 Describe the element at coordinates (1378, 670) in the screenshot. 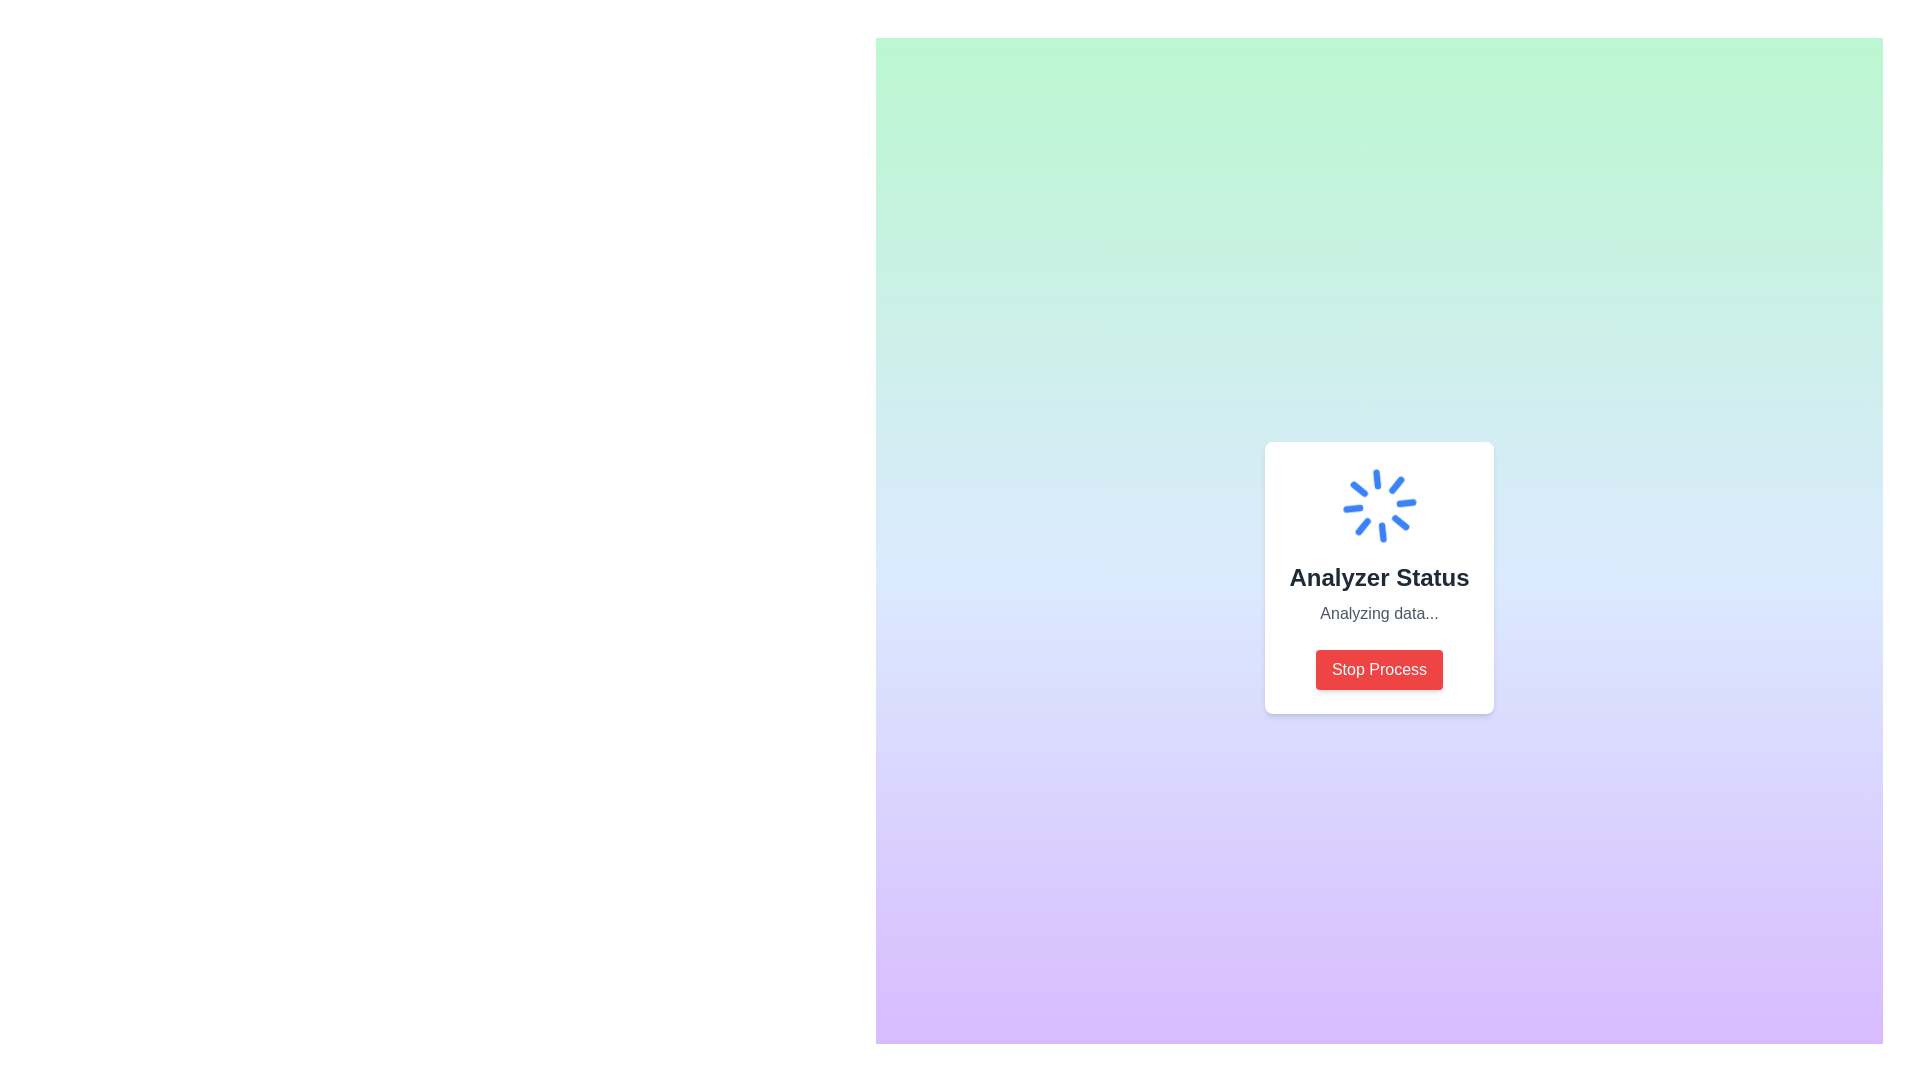

I see `the button that interrupts or ends the process related to the analyzer status, located within a white card below the 'Analyzer Status' title and 'Analyzing data...' subtitle` at that location.